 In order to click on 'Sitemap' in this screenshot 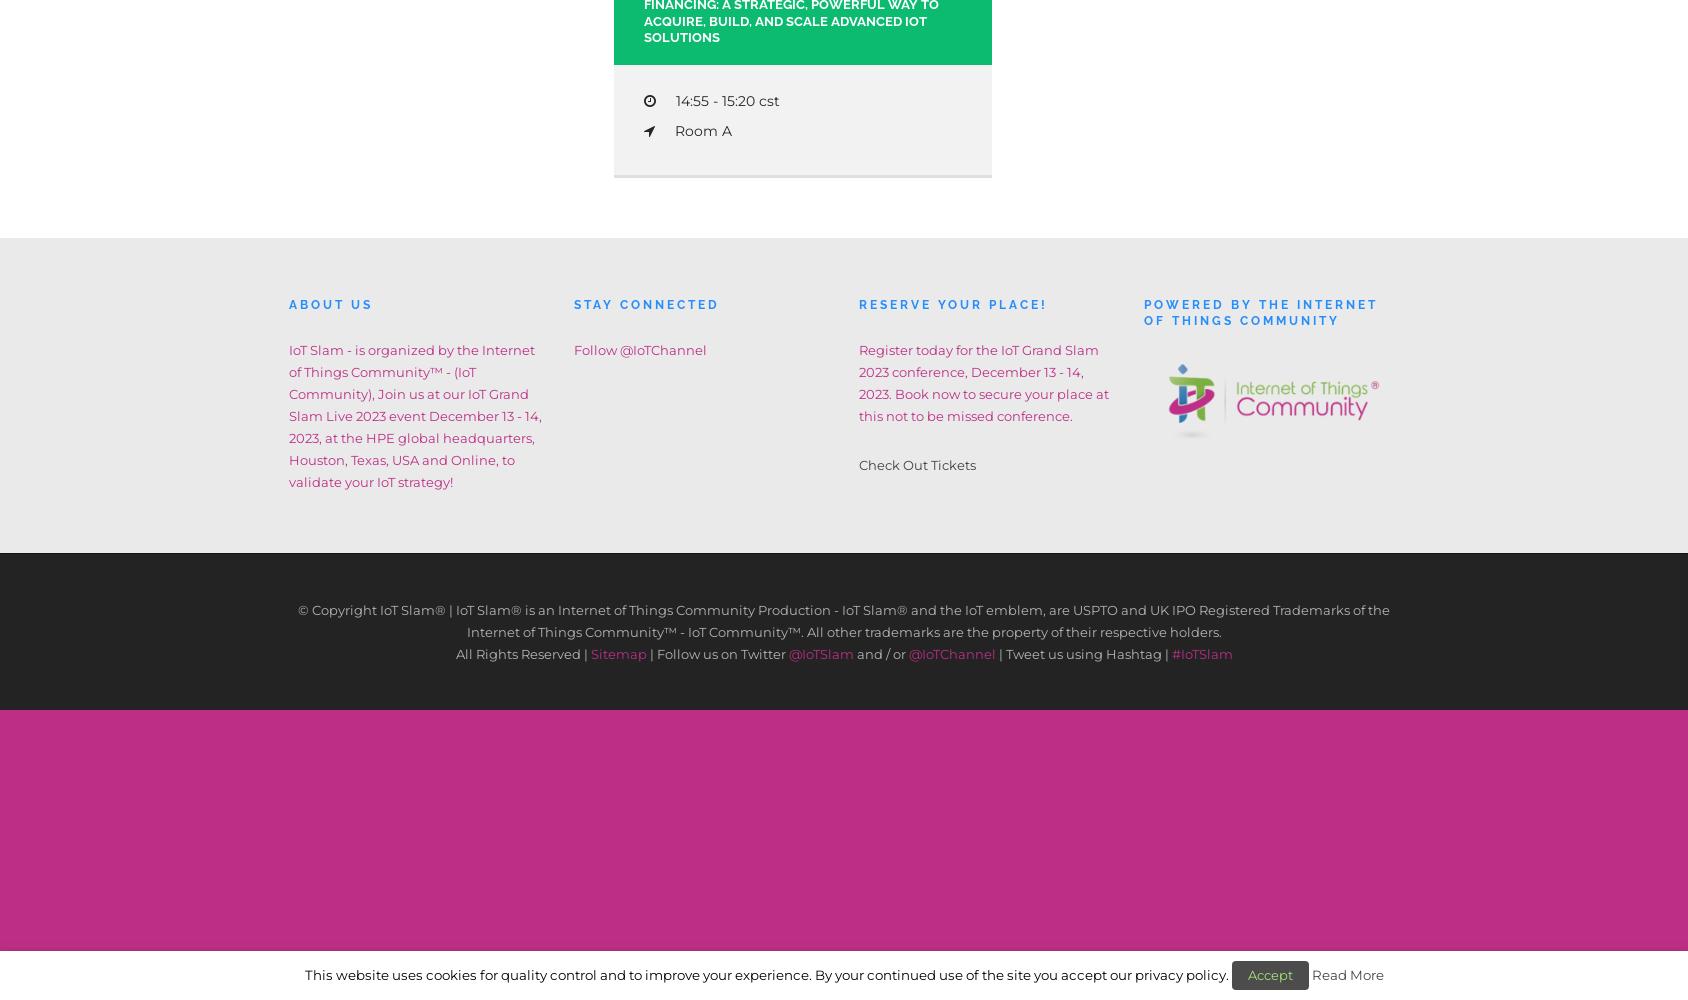, I will do `click(617, 654)`.